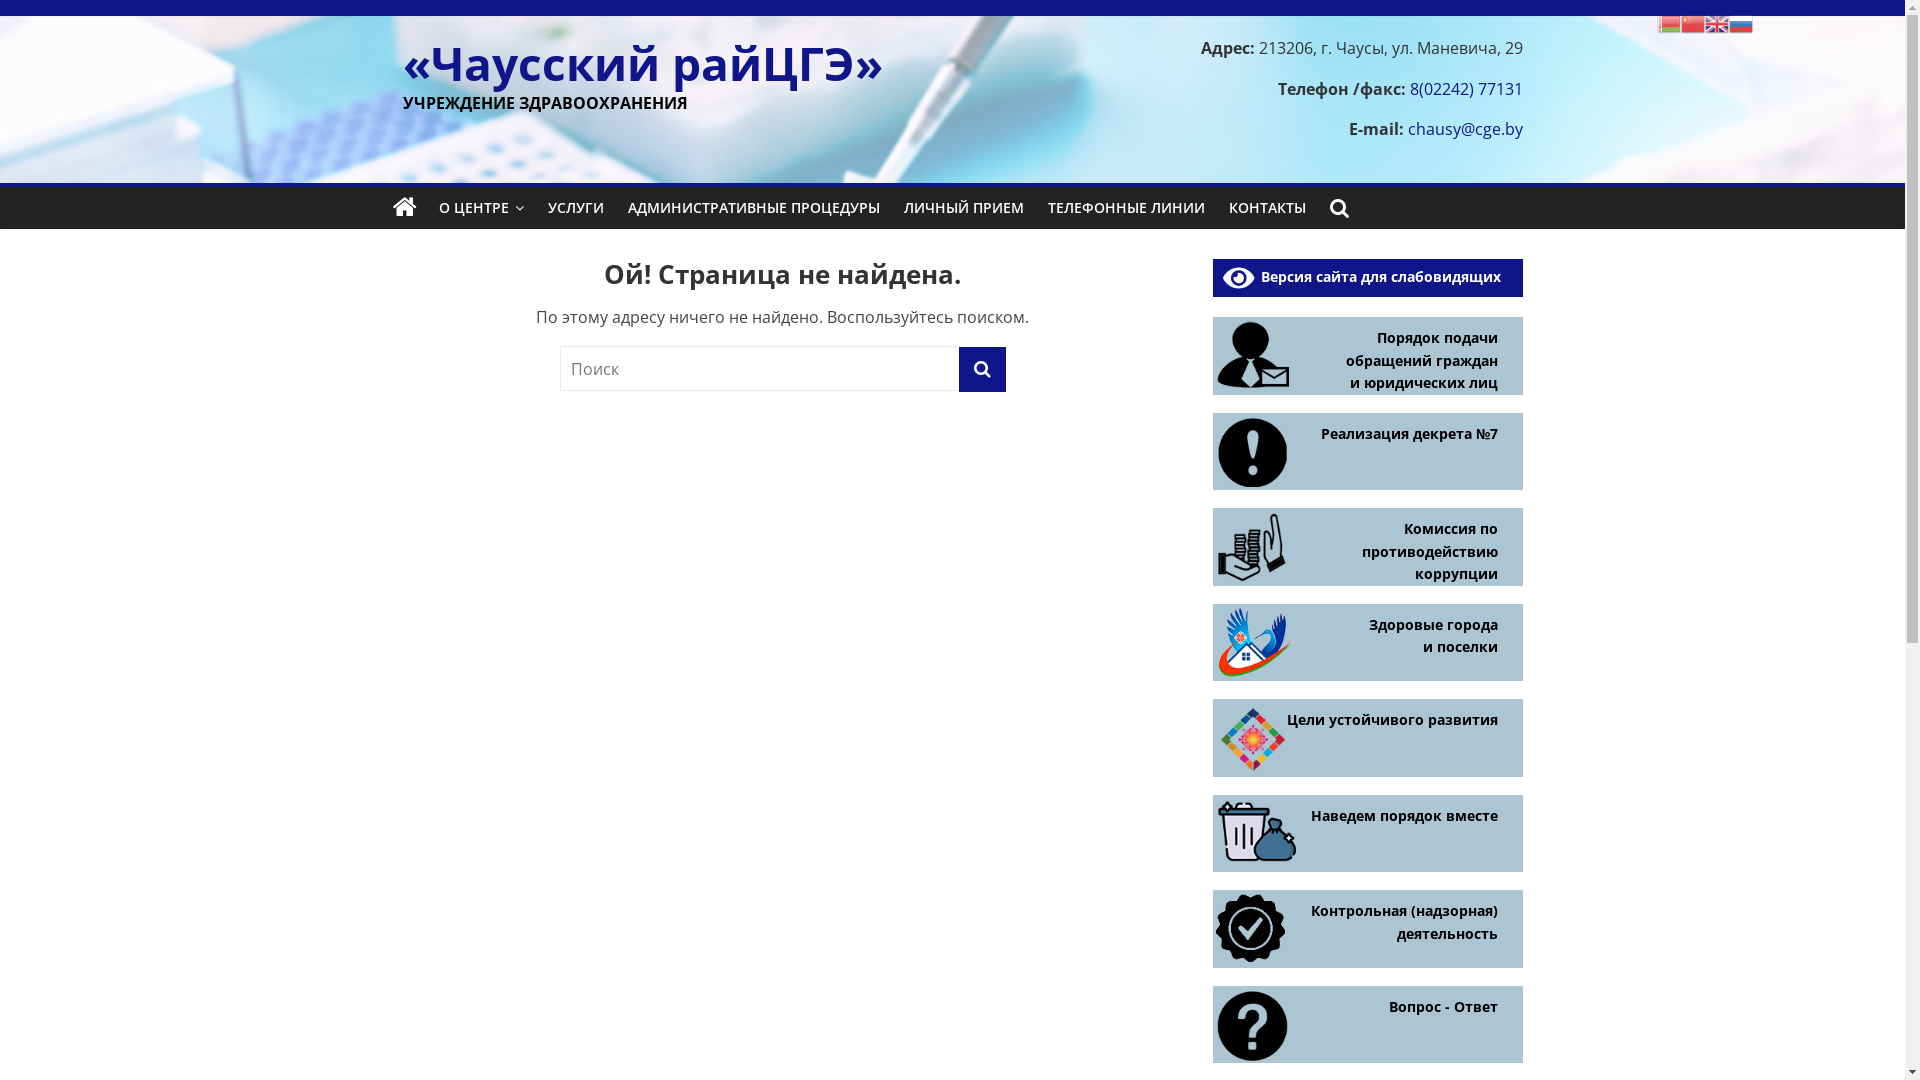  I want to click on '8(02242) 77131', so click(1466, 87).